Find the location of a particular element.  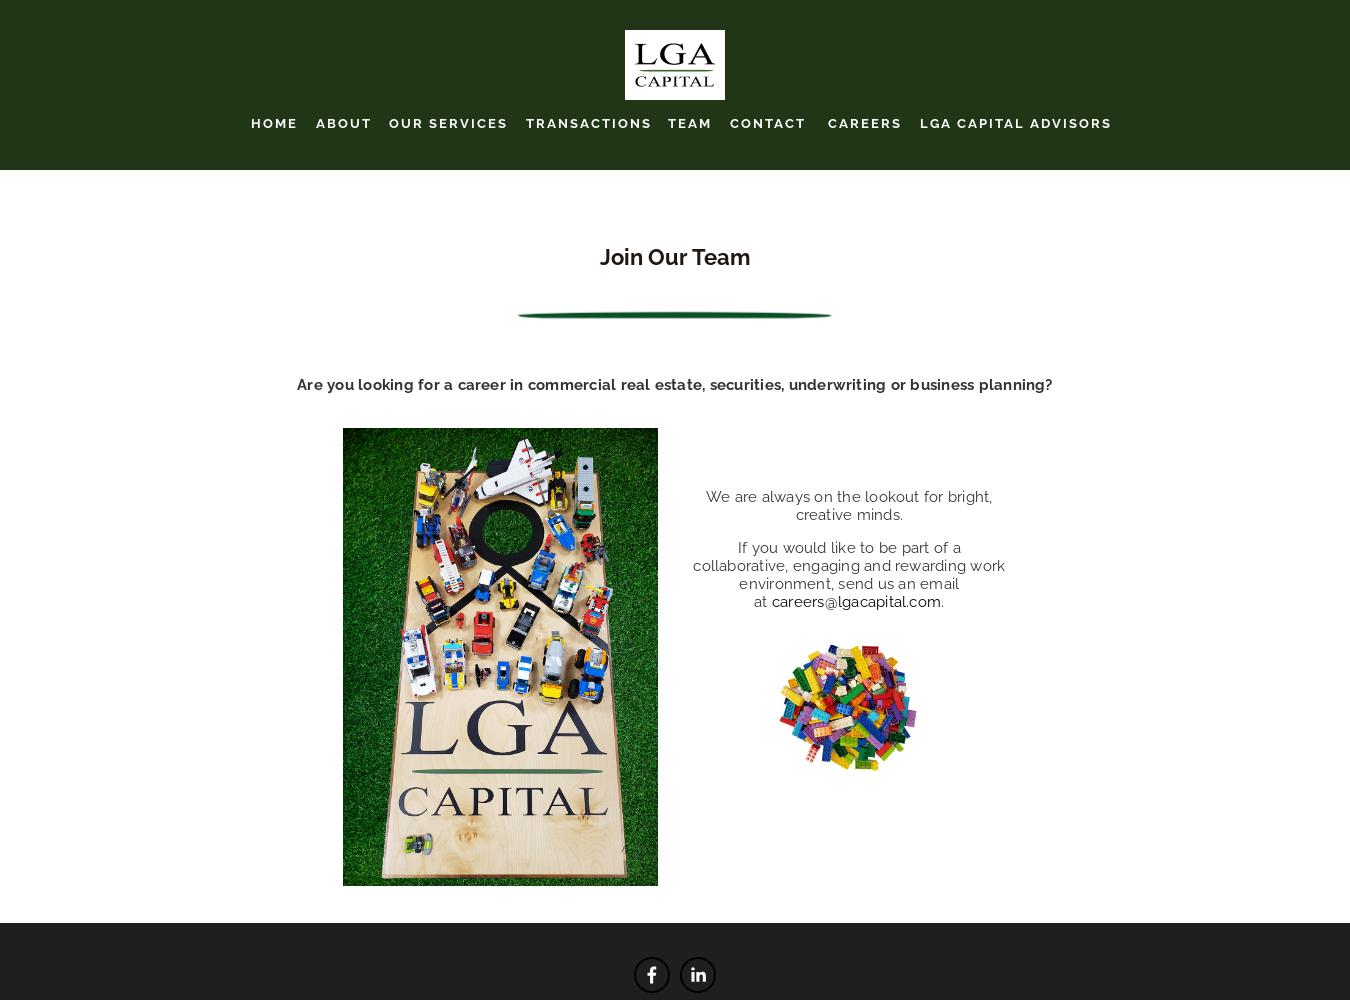

'Are you looking for a career in commercial real estate, securities, underwriting or business planning?' is located at coordinates (674, 384).